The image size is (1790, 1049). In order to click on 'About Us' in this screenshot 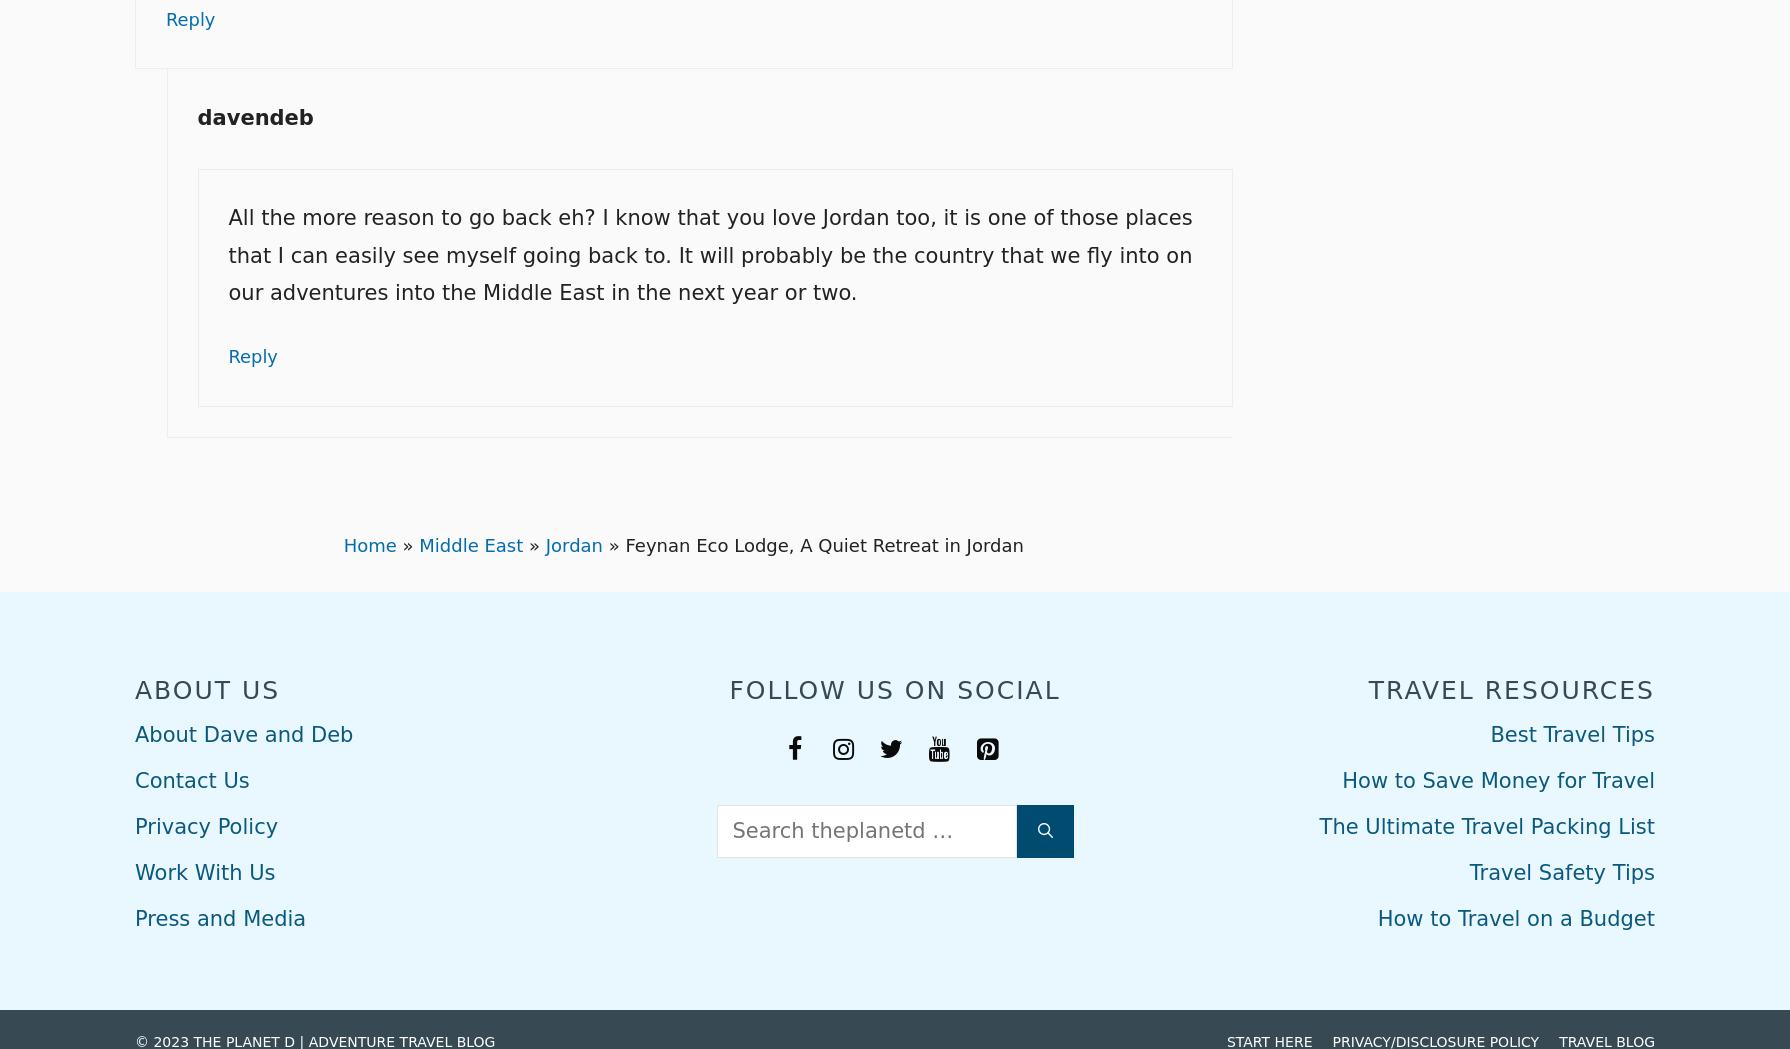, I will do `click(207, 687)`.